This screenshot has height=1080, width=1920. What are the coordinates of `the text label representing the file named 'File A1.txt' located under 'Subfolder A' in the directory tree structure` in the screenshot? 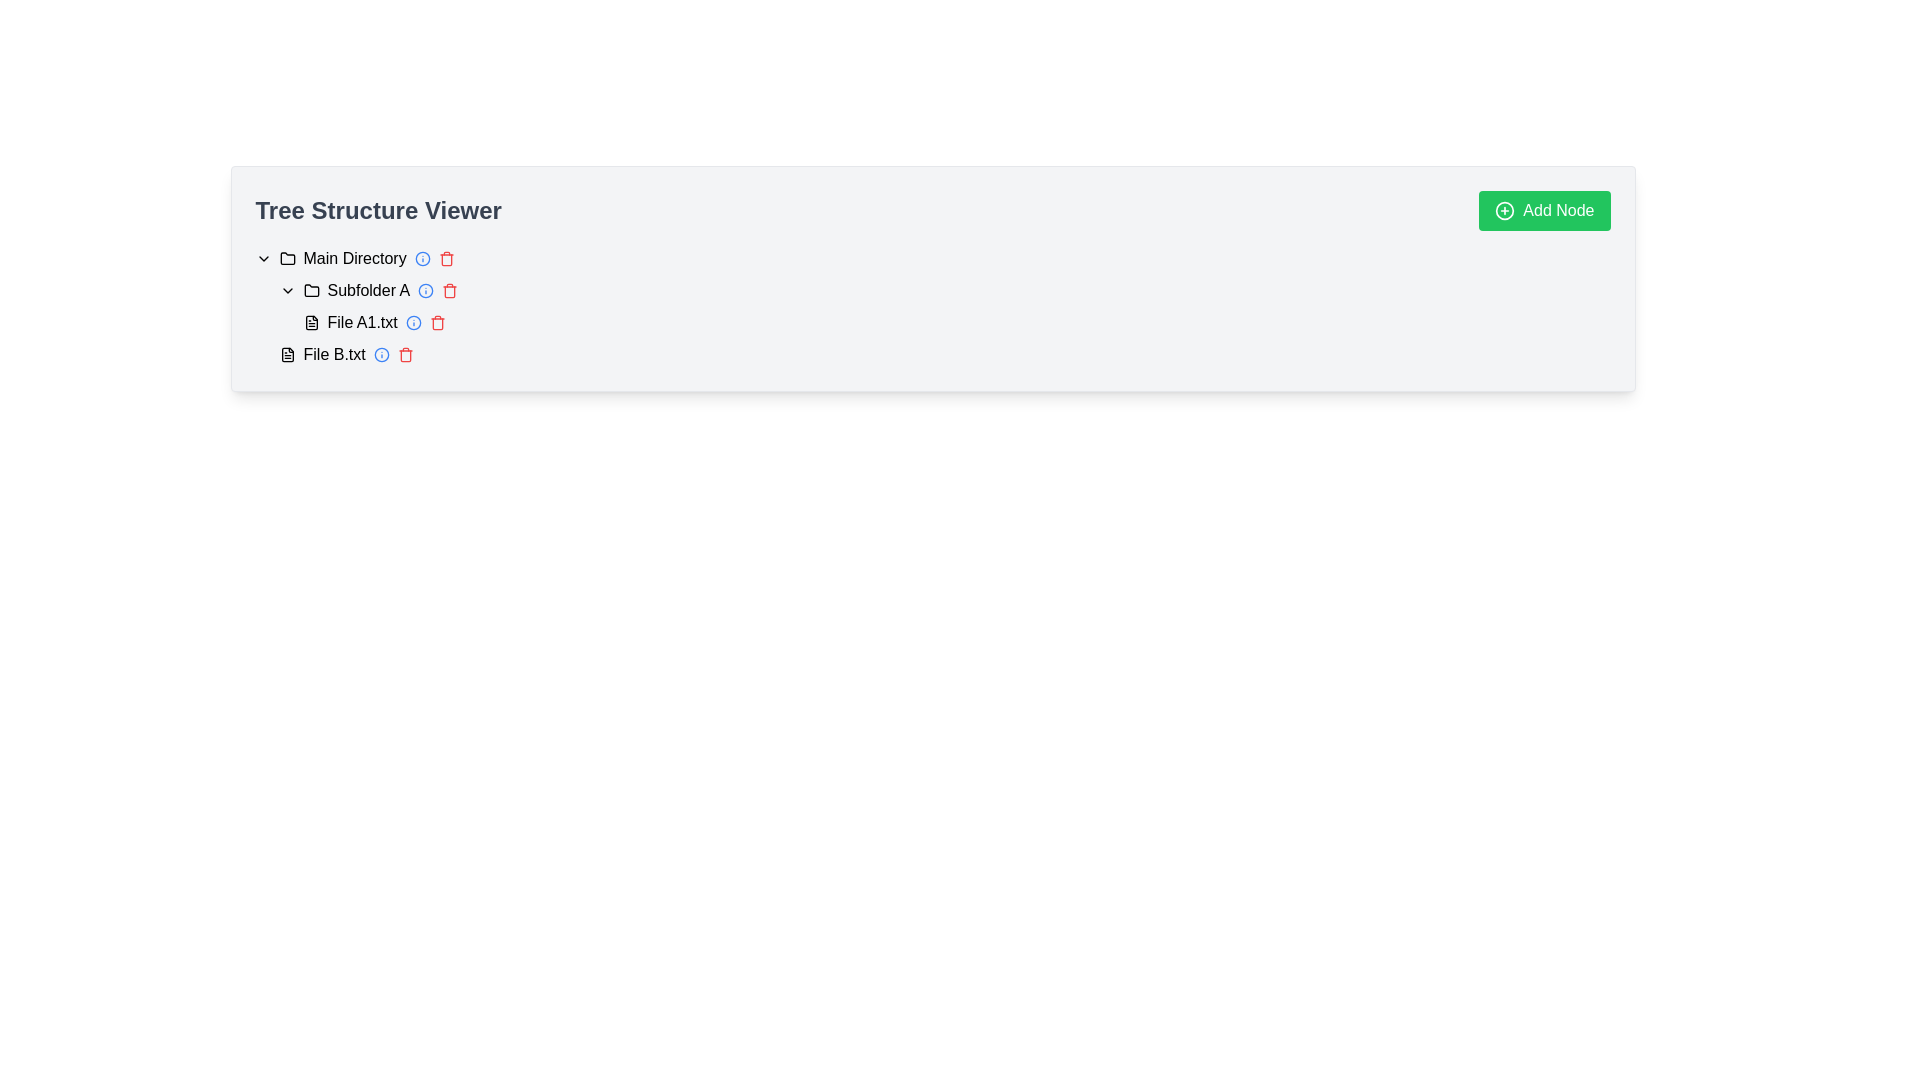 It's located at (362, 322).